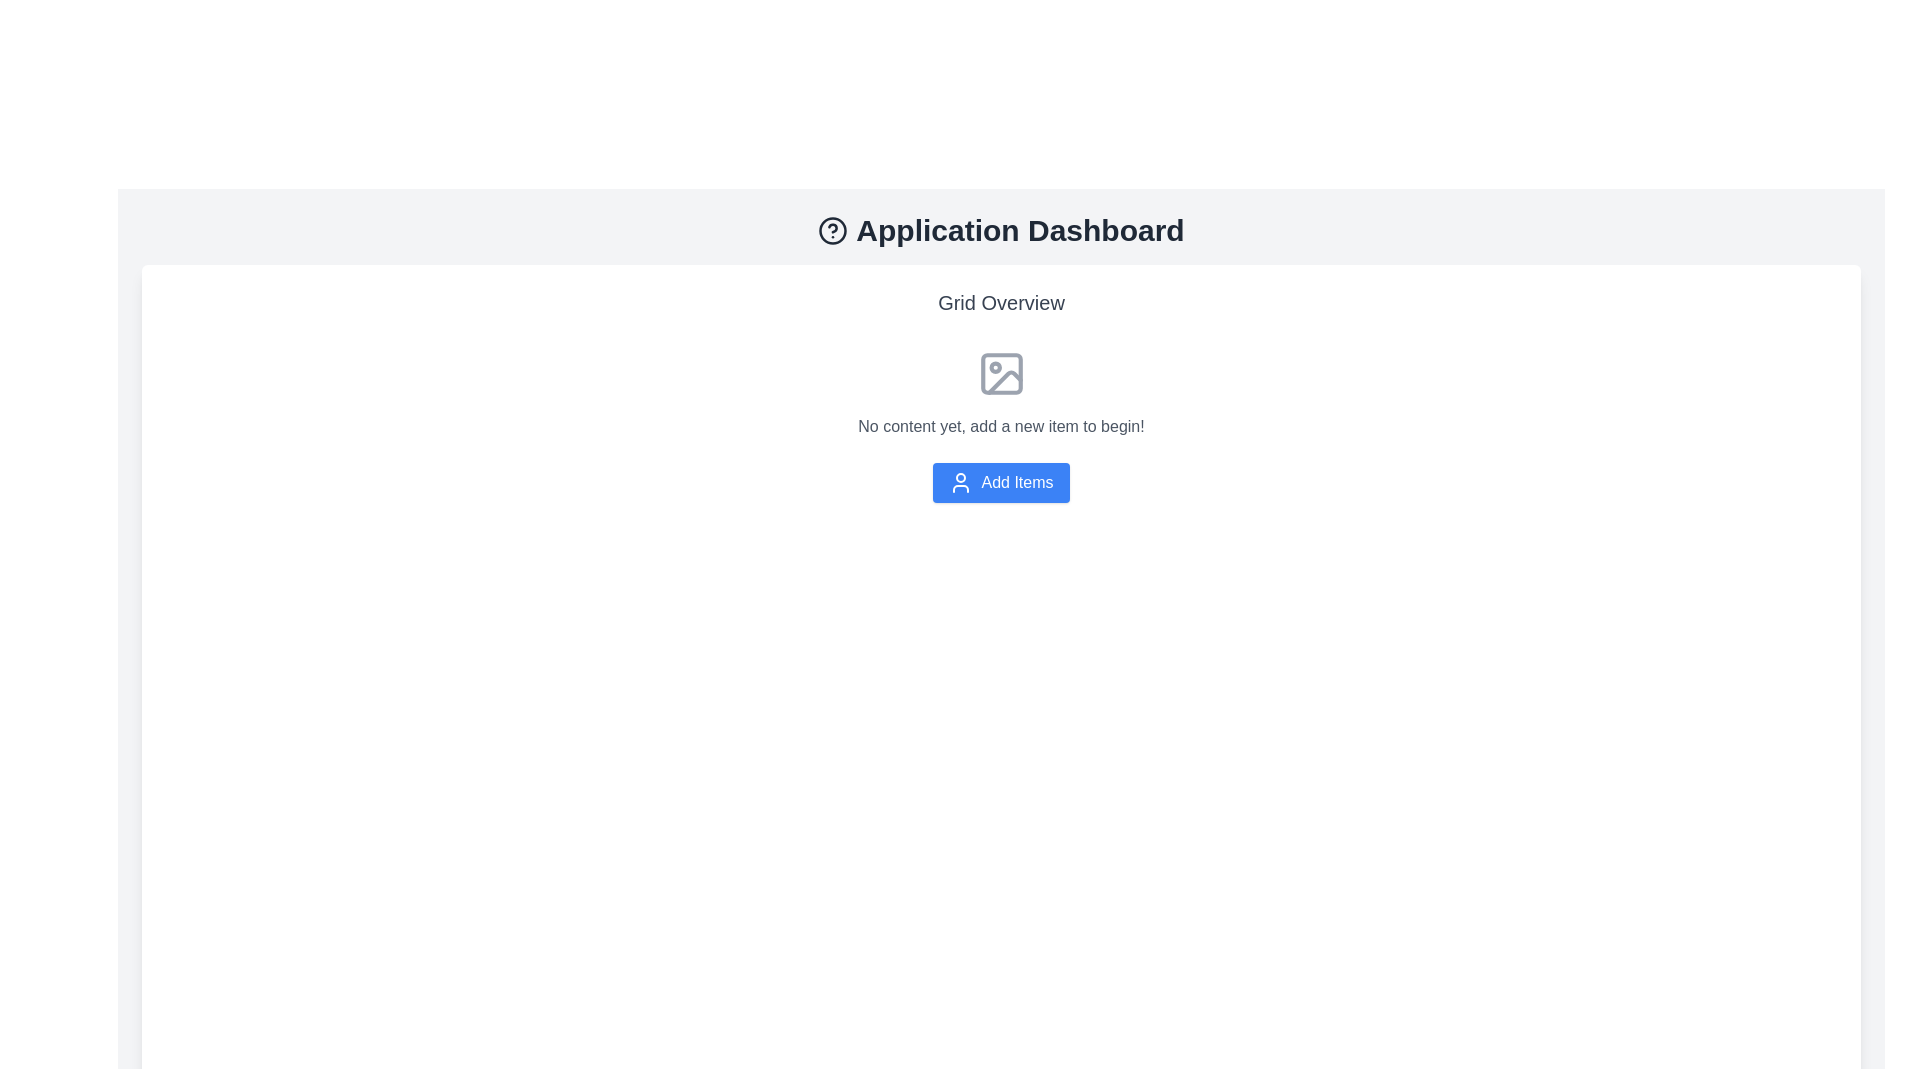  I want to click on the graphical placeholder icon that indicates an empty state, positioned above the text 'No content yet, add a new item to begin!', so click(1001, 374).